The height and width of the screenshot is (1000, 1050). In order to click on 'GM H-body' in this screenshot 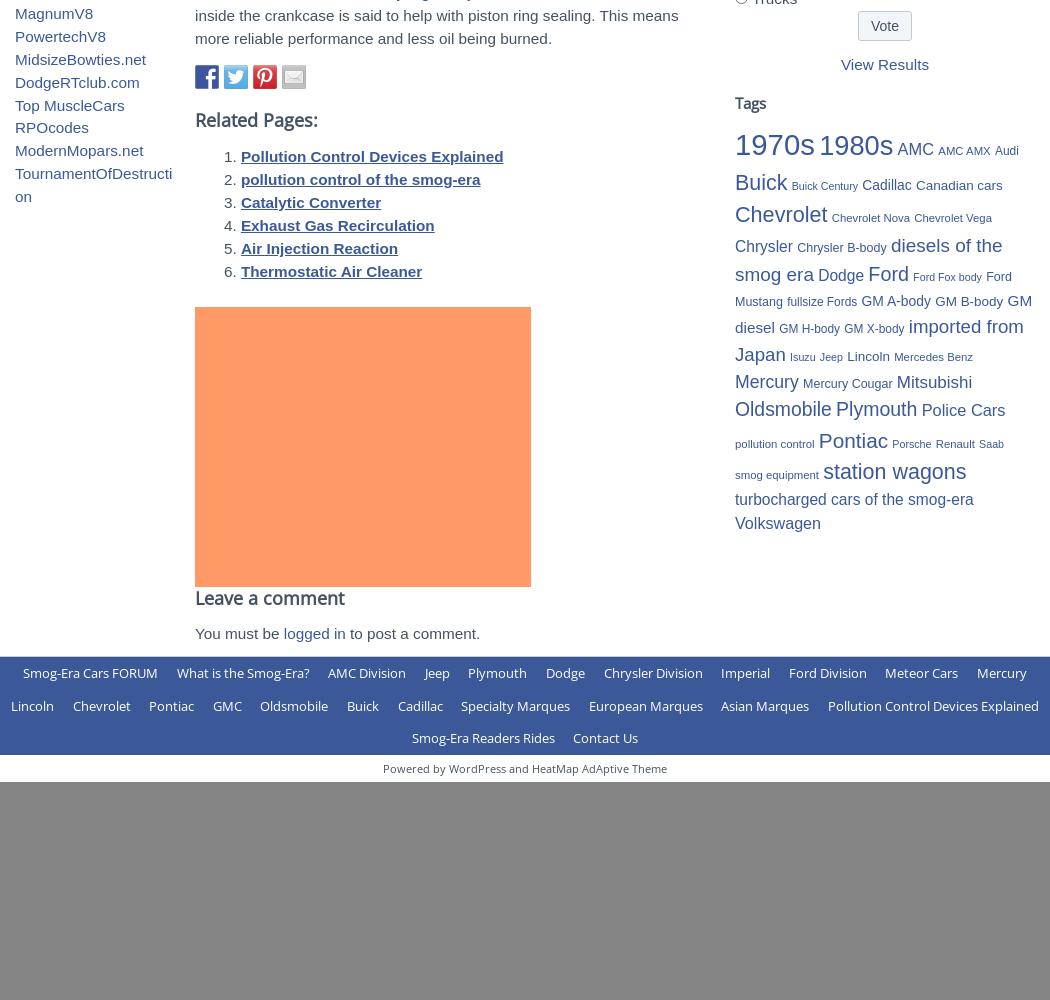, I will do `click(808, 327)`.